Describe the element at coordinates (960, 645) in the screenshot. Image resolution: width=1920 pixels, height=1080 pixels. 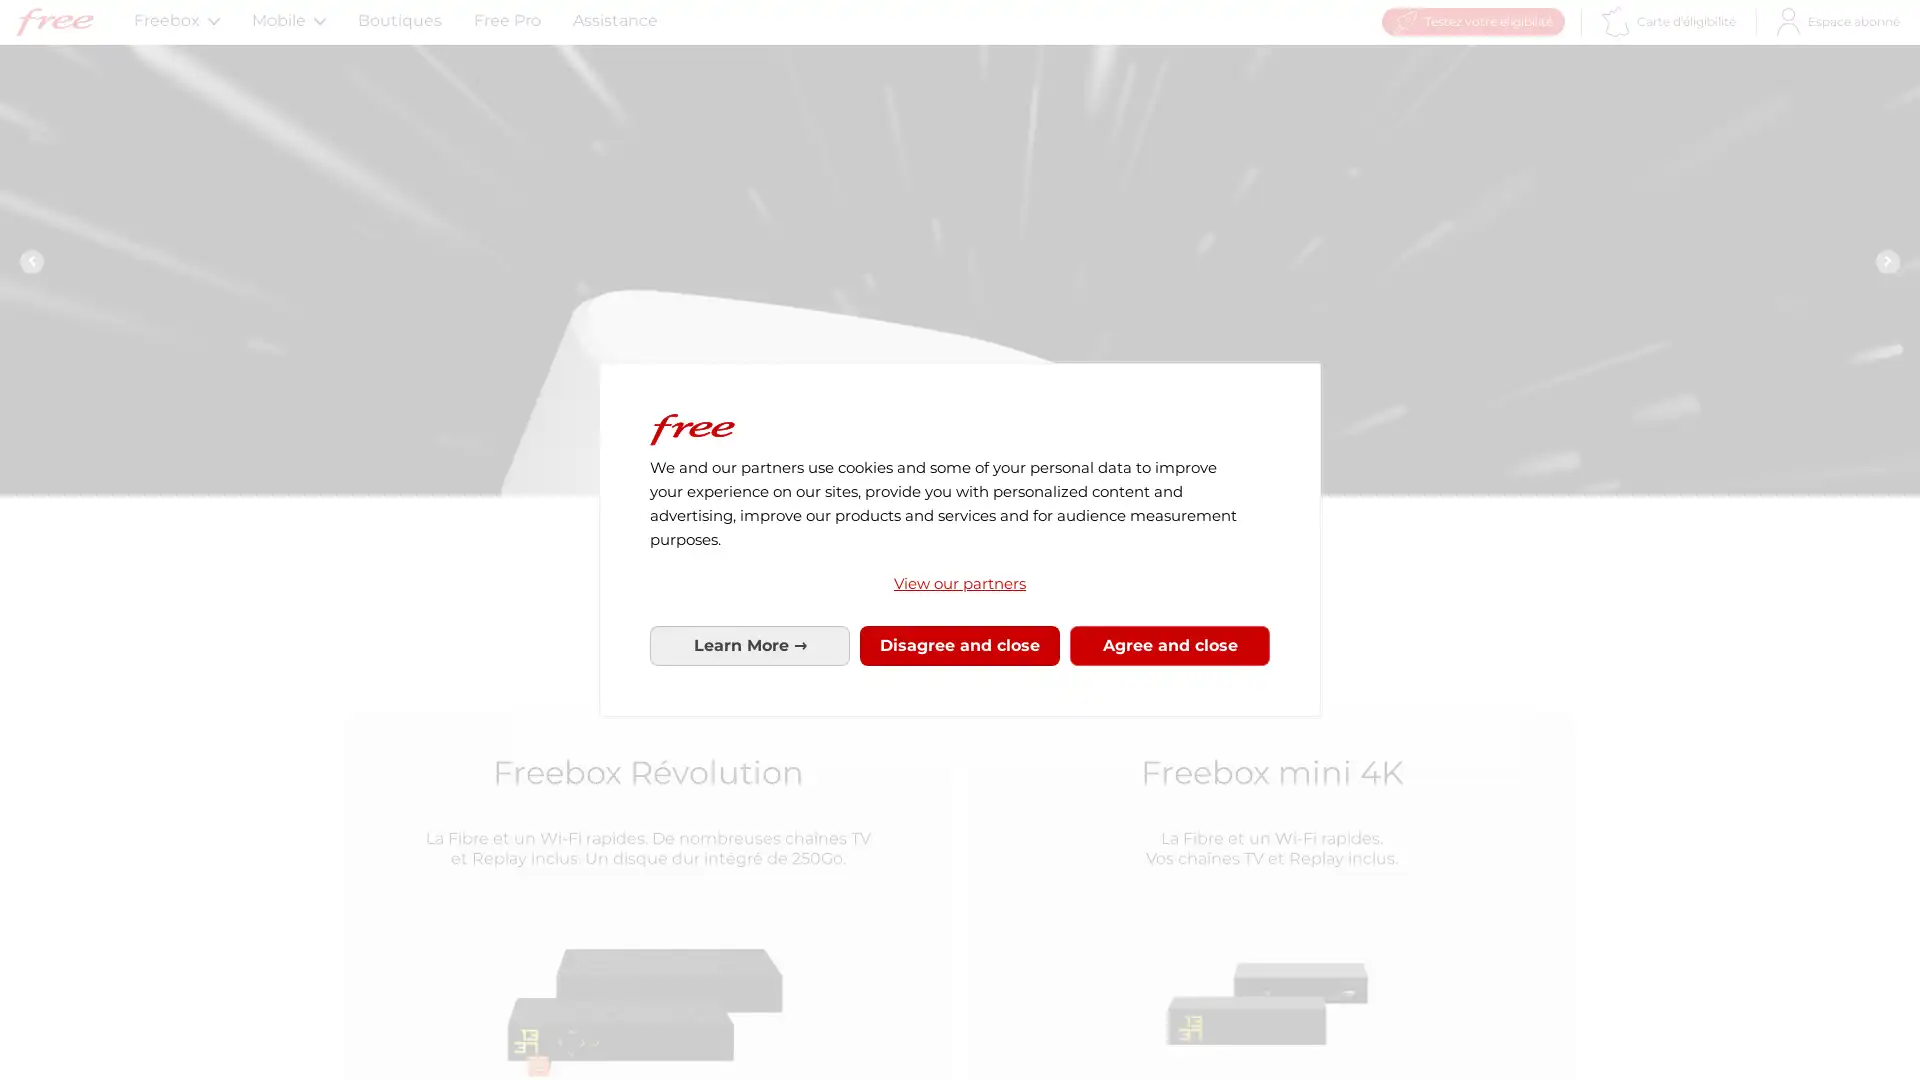
I see `Disagree to our data processing and close` at that location.